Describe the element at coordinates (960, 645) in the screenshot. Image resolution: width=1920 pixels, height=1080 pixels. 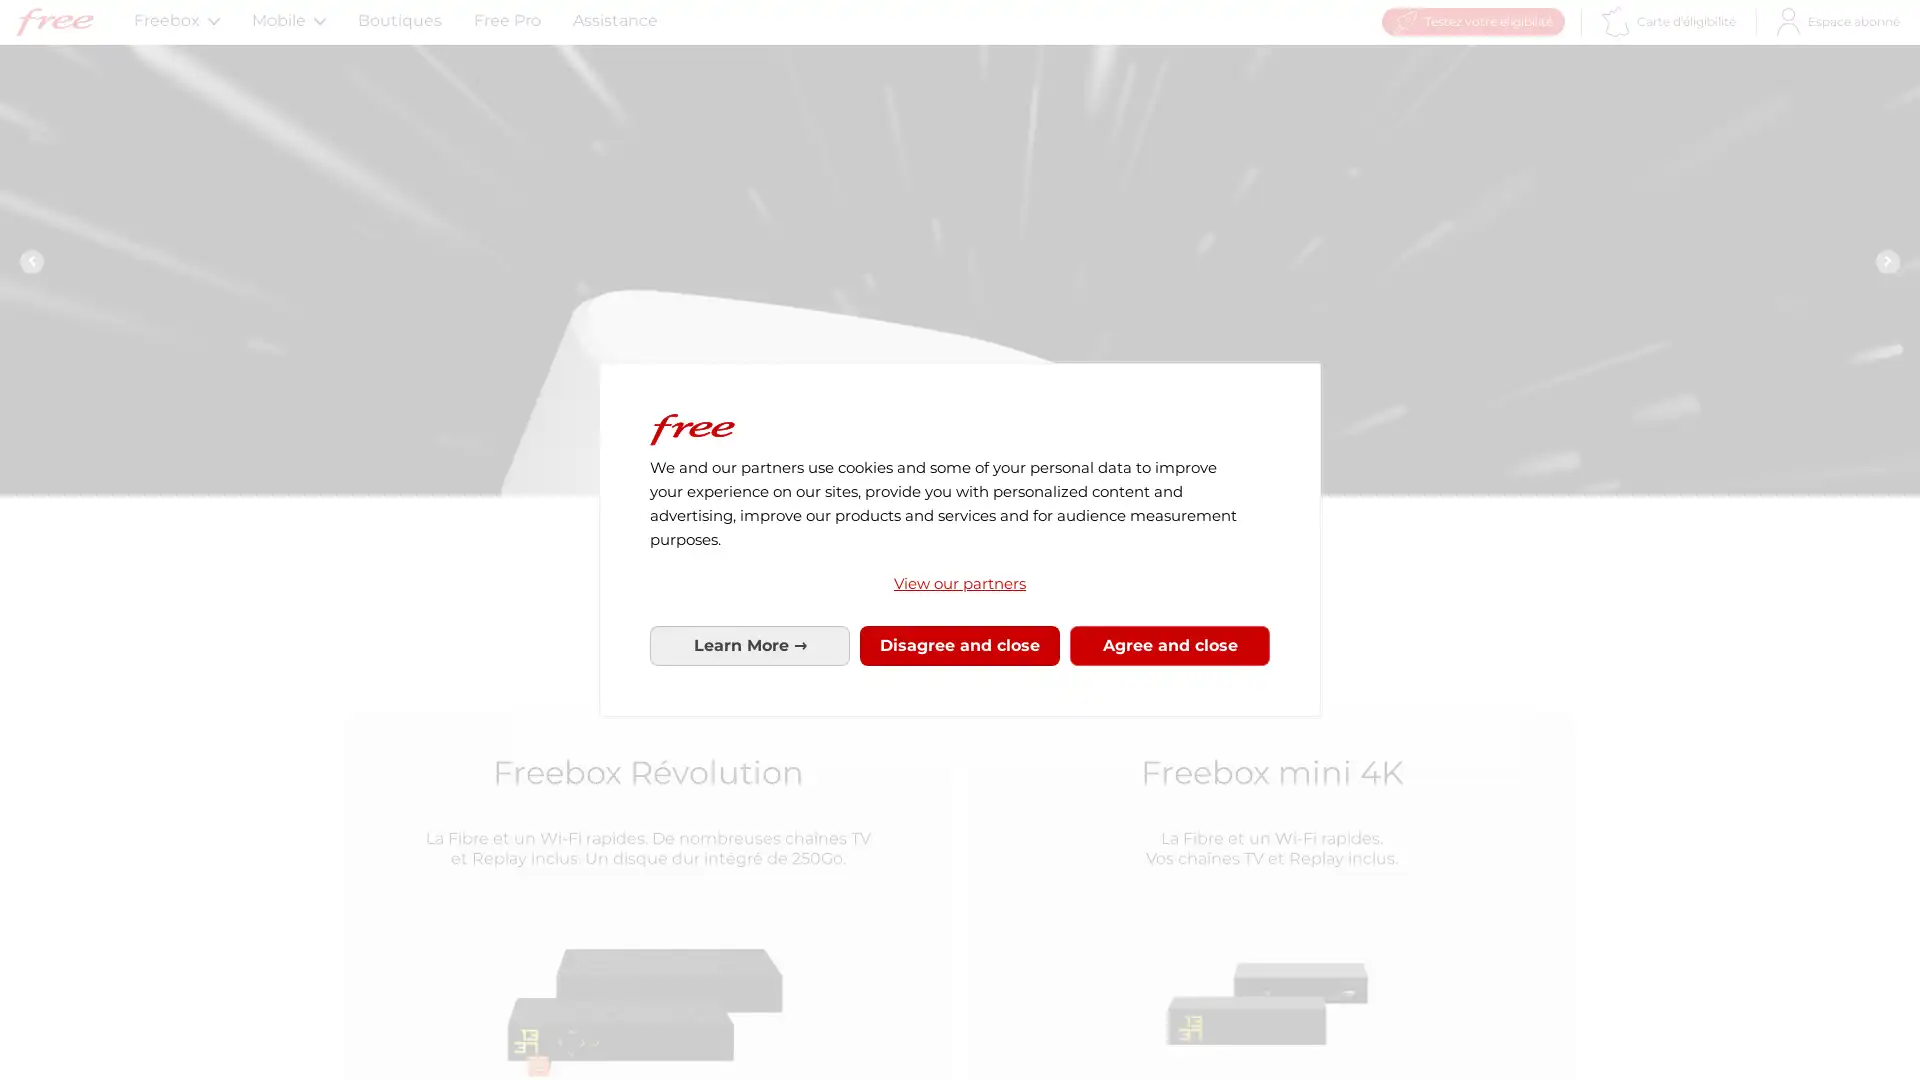
I see `Disagree to our data processing and close` at that location.